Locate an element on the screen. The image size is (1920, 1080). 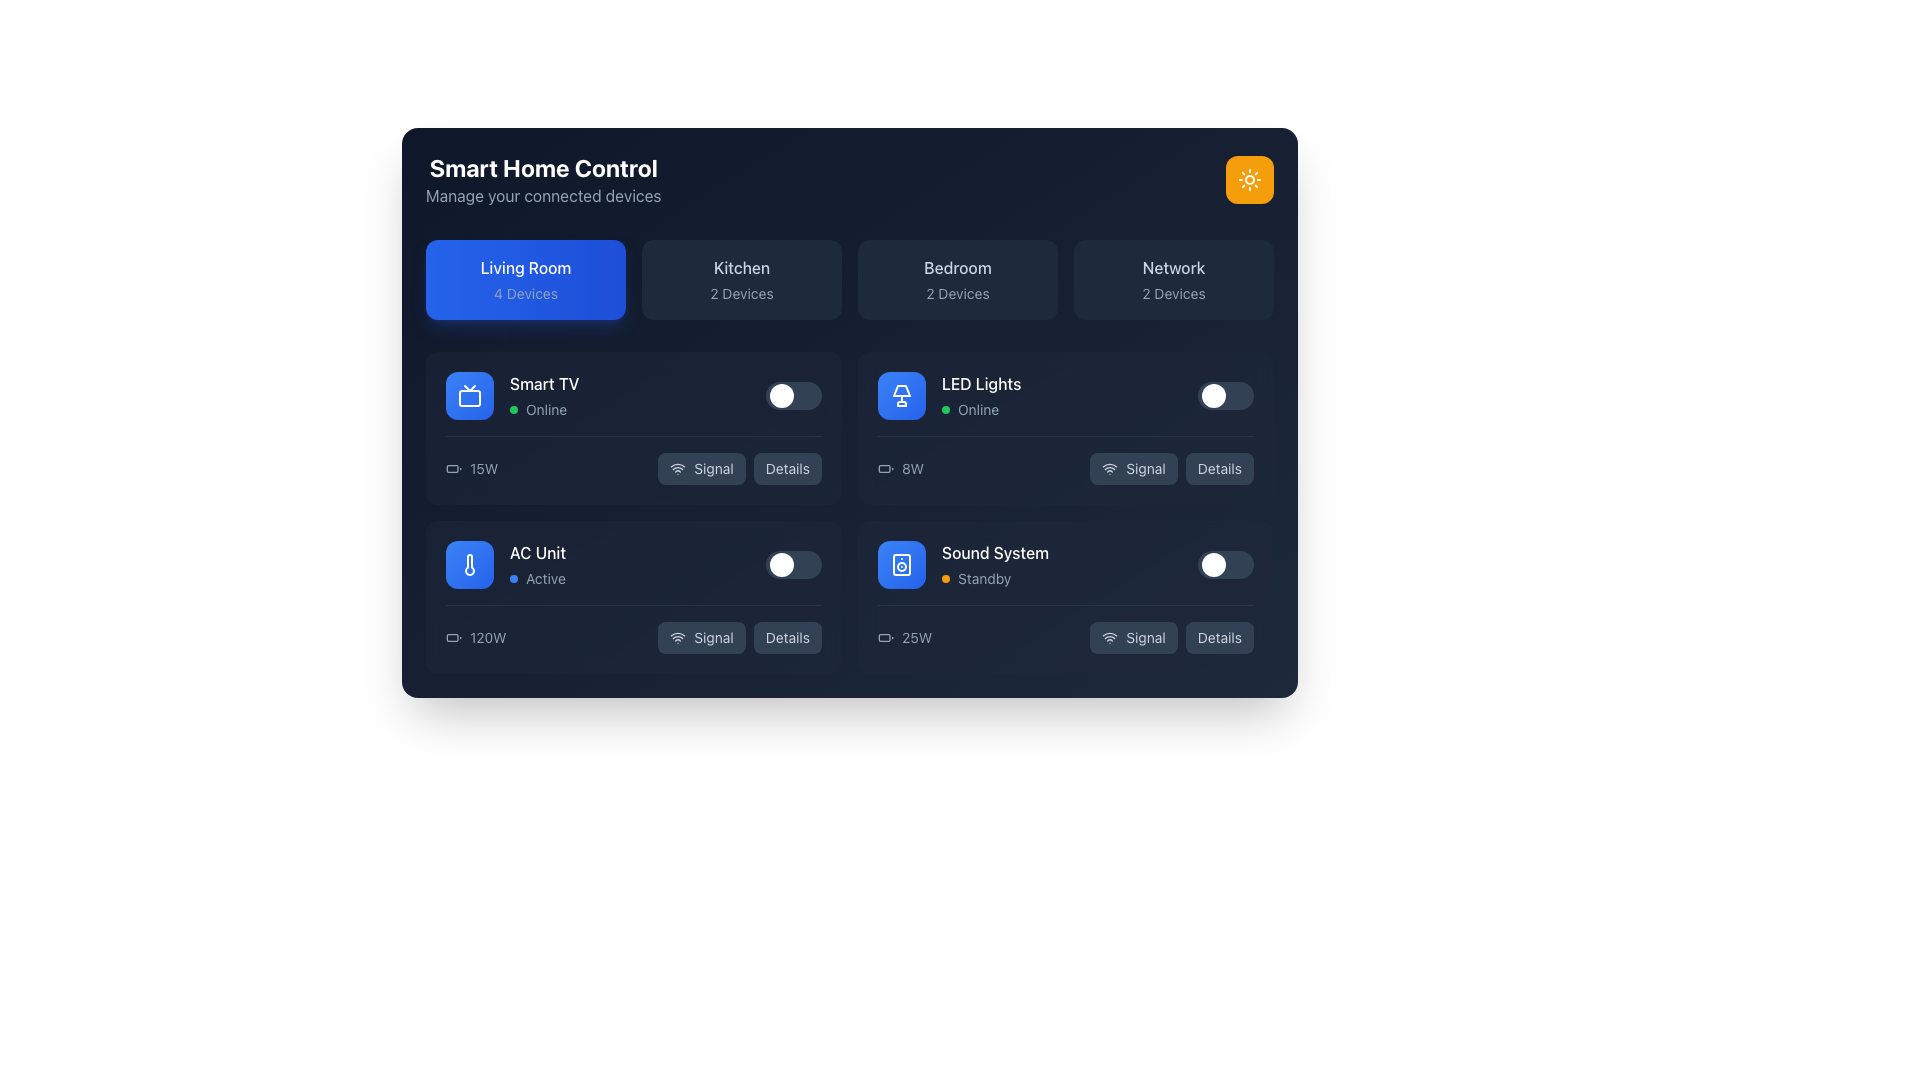
the yellow rounded-corner button with a white sun icon in the top-right corner of the 'Smart Home Control' interface is located at coordinates (1248, 180).